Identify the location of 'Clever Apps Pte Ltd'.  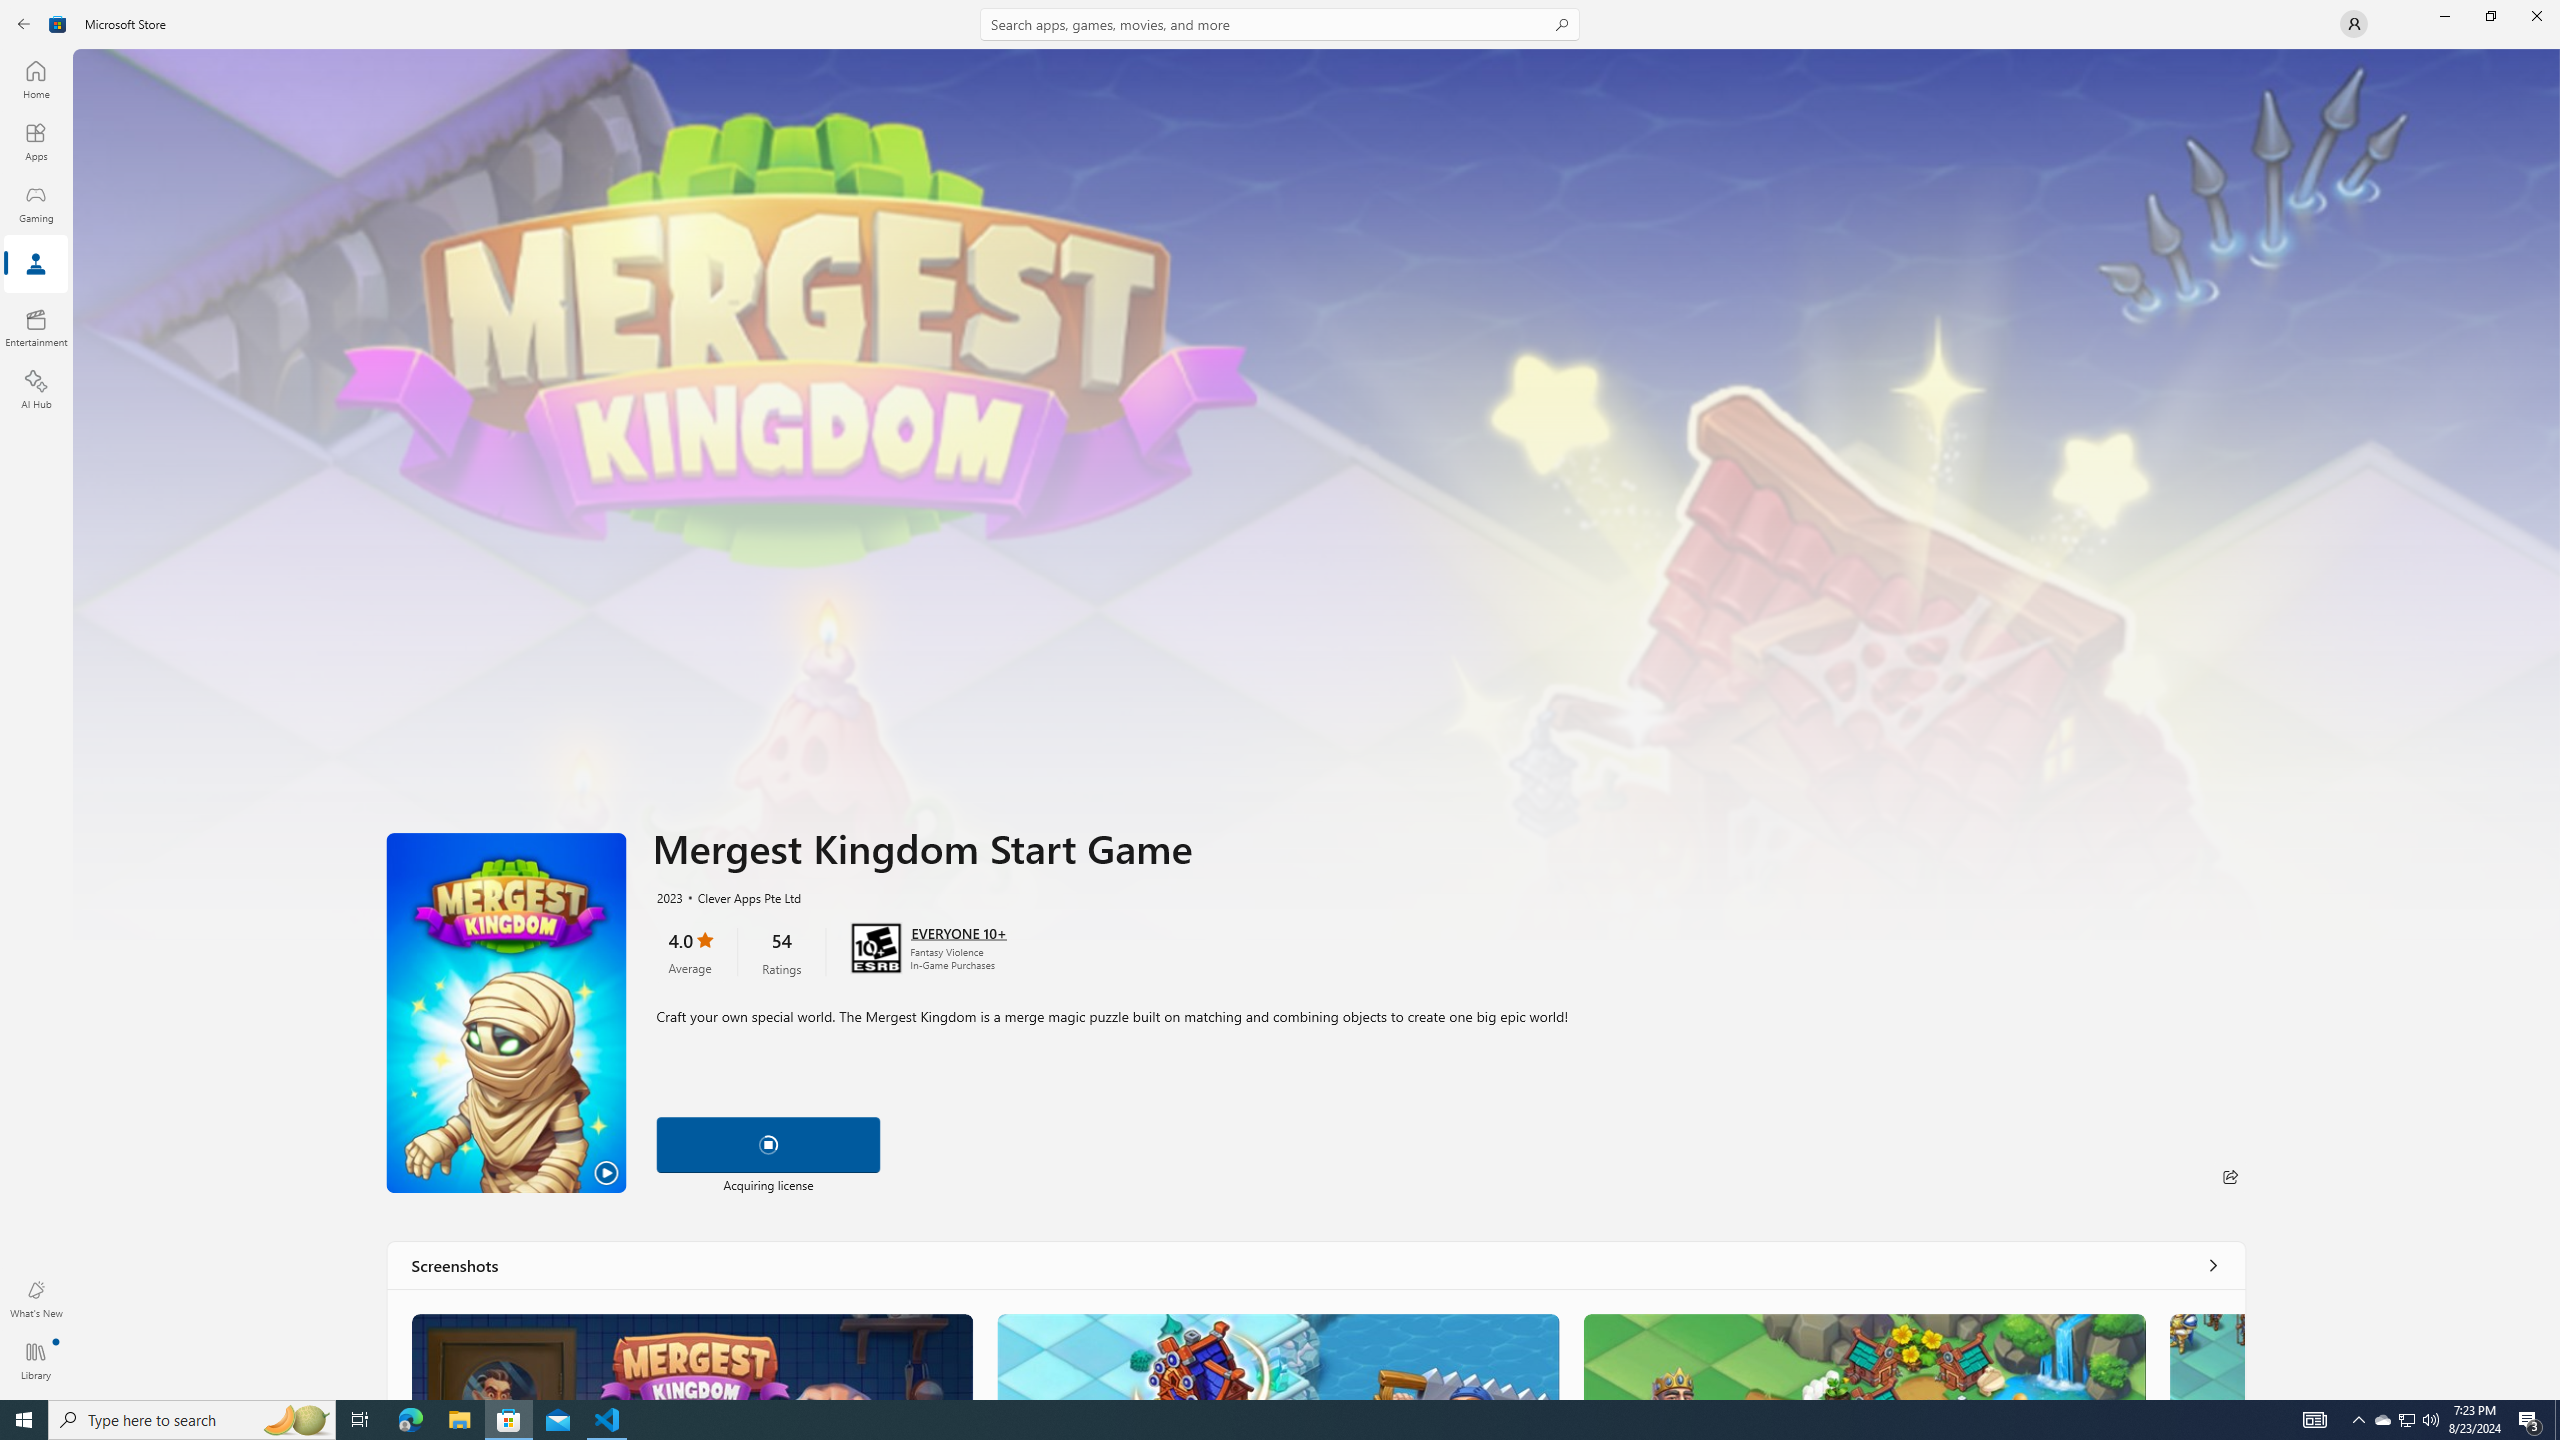
(738, 896).